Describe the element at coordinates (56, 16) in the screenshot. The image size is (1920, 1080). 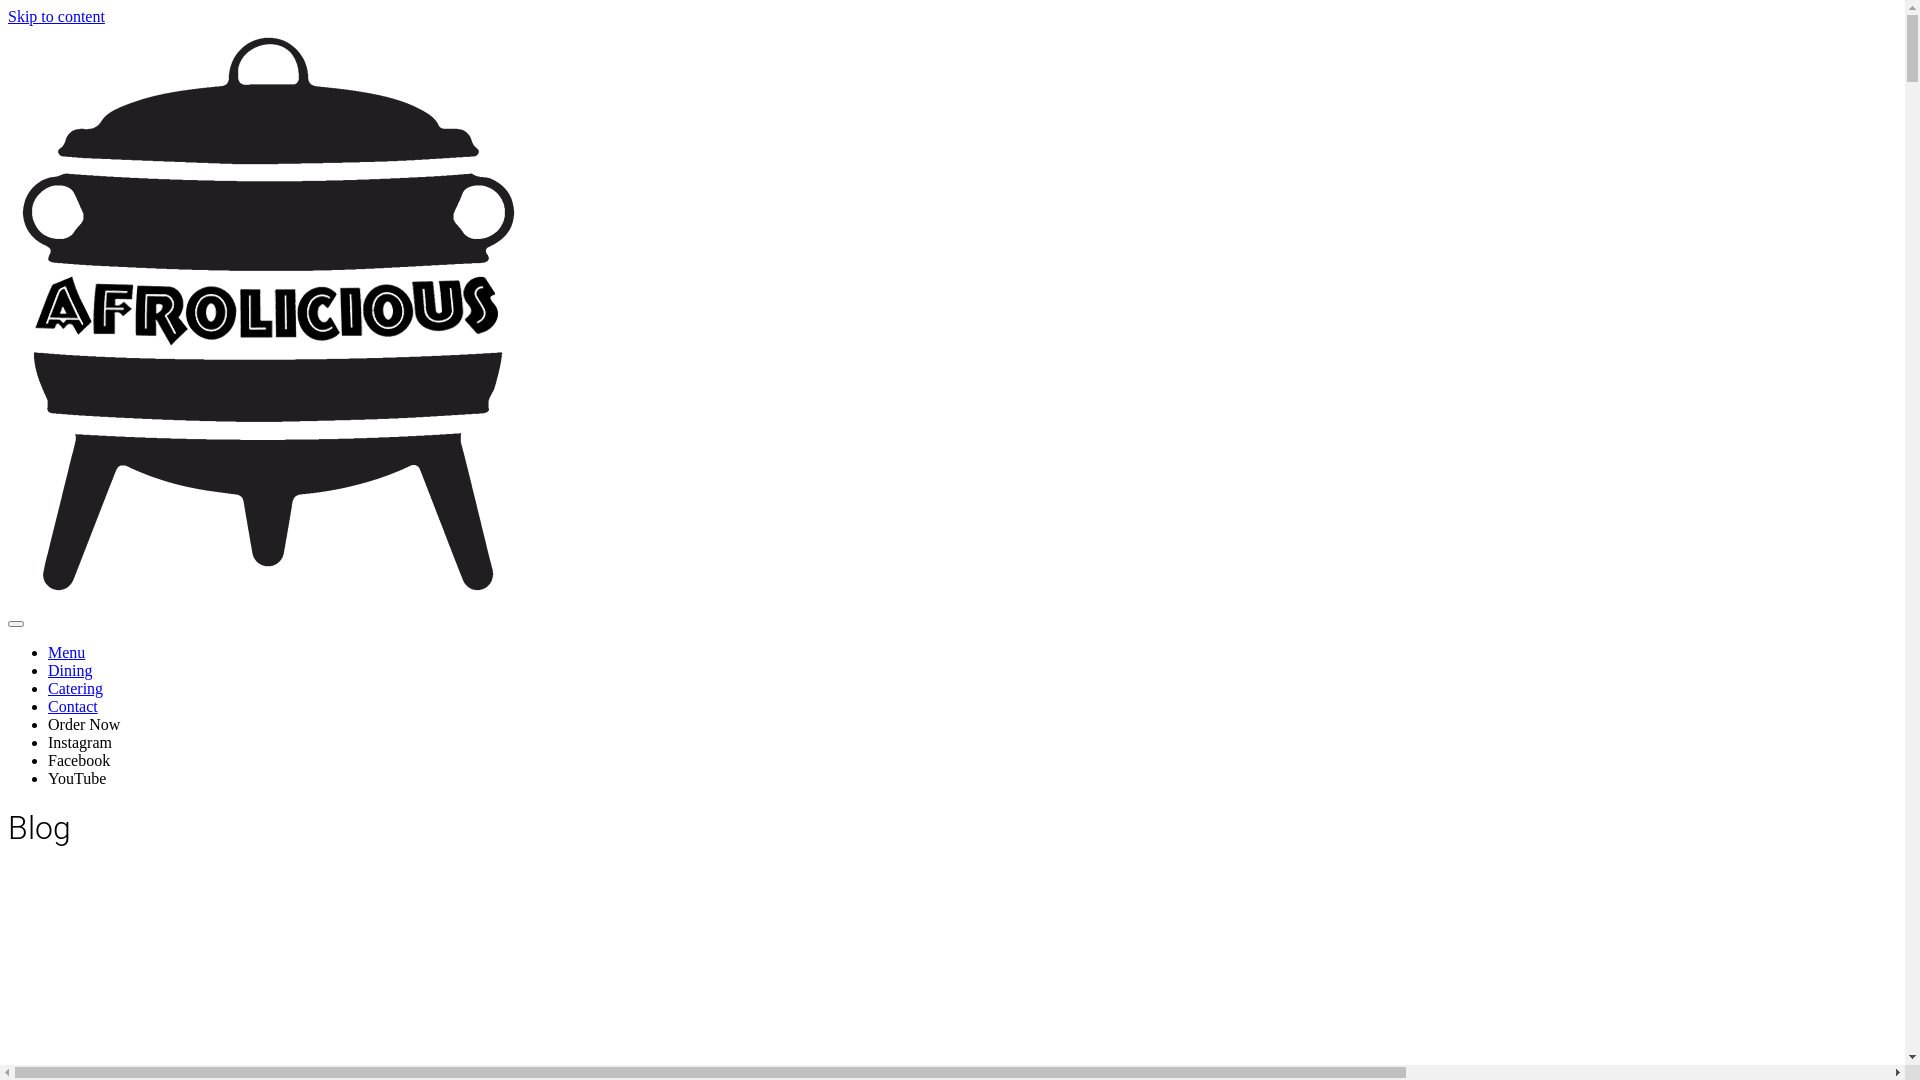
I see `'Skip to content'` at that location.